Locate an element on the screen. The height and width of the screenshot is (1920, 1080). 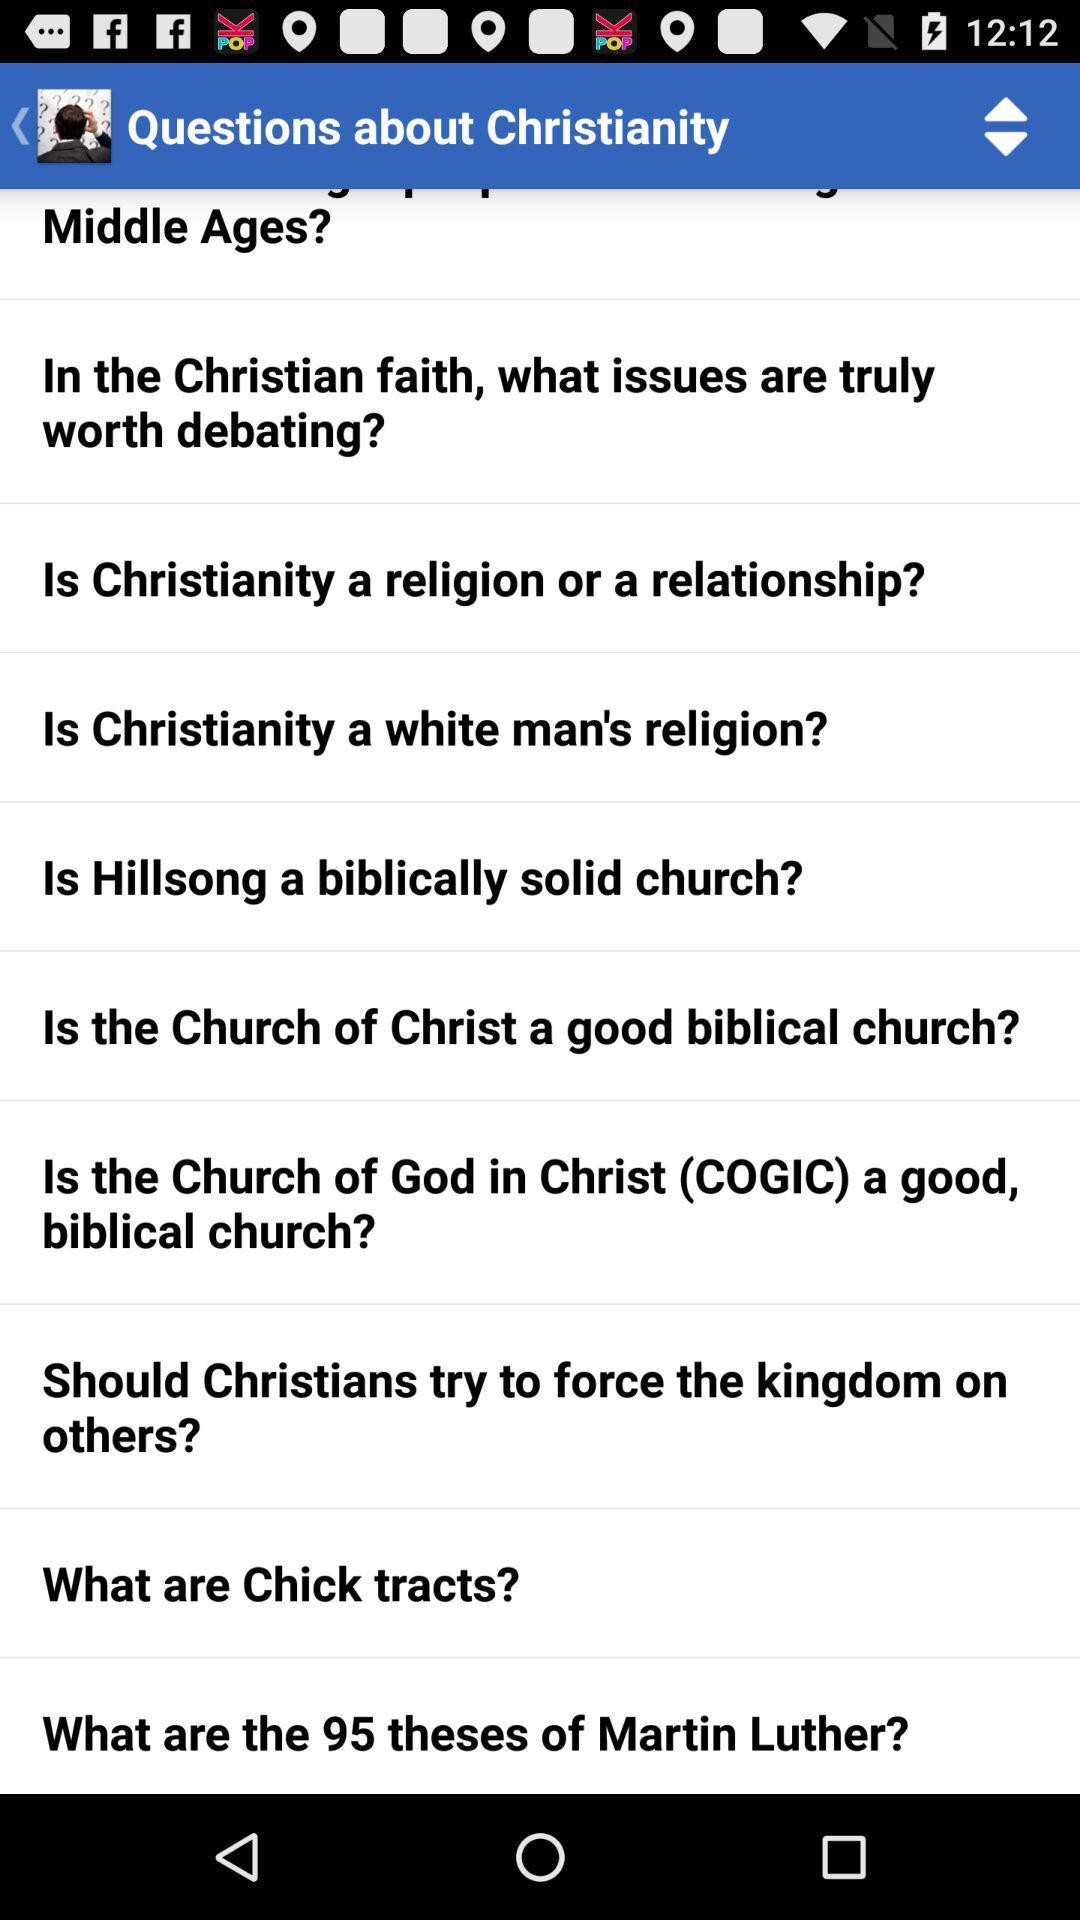
the icon which is just below the time is located at coordinates (1006, 124).